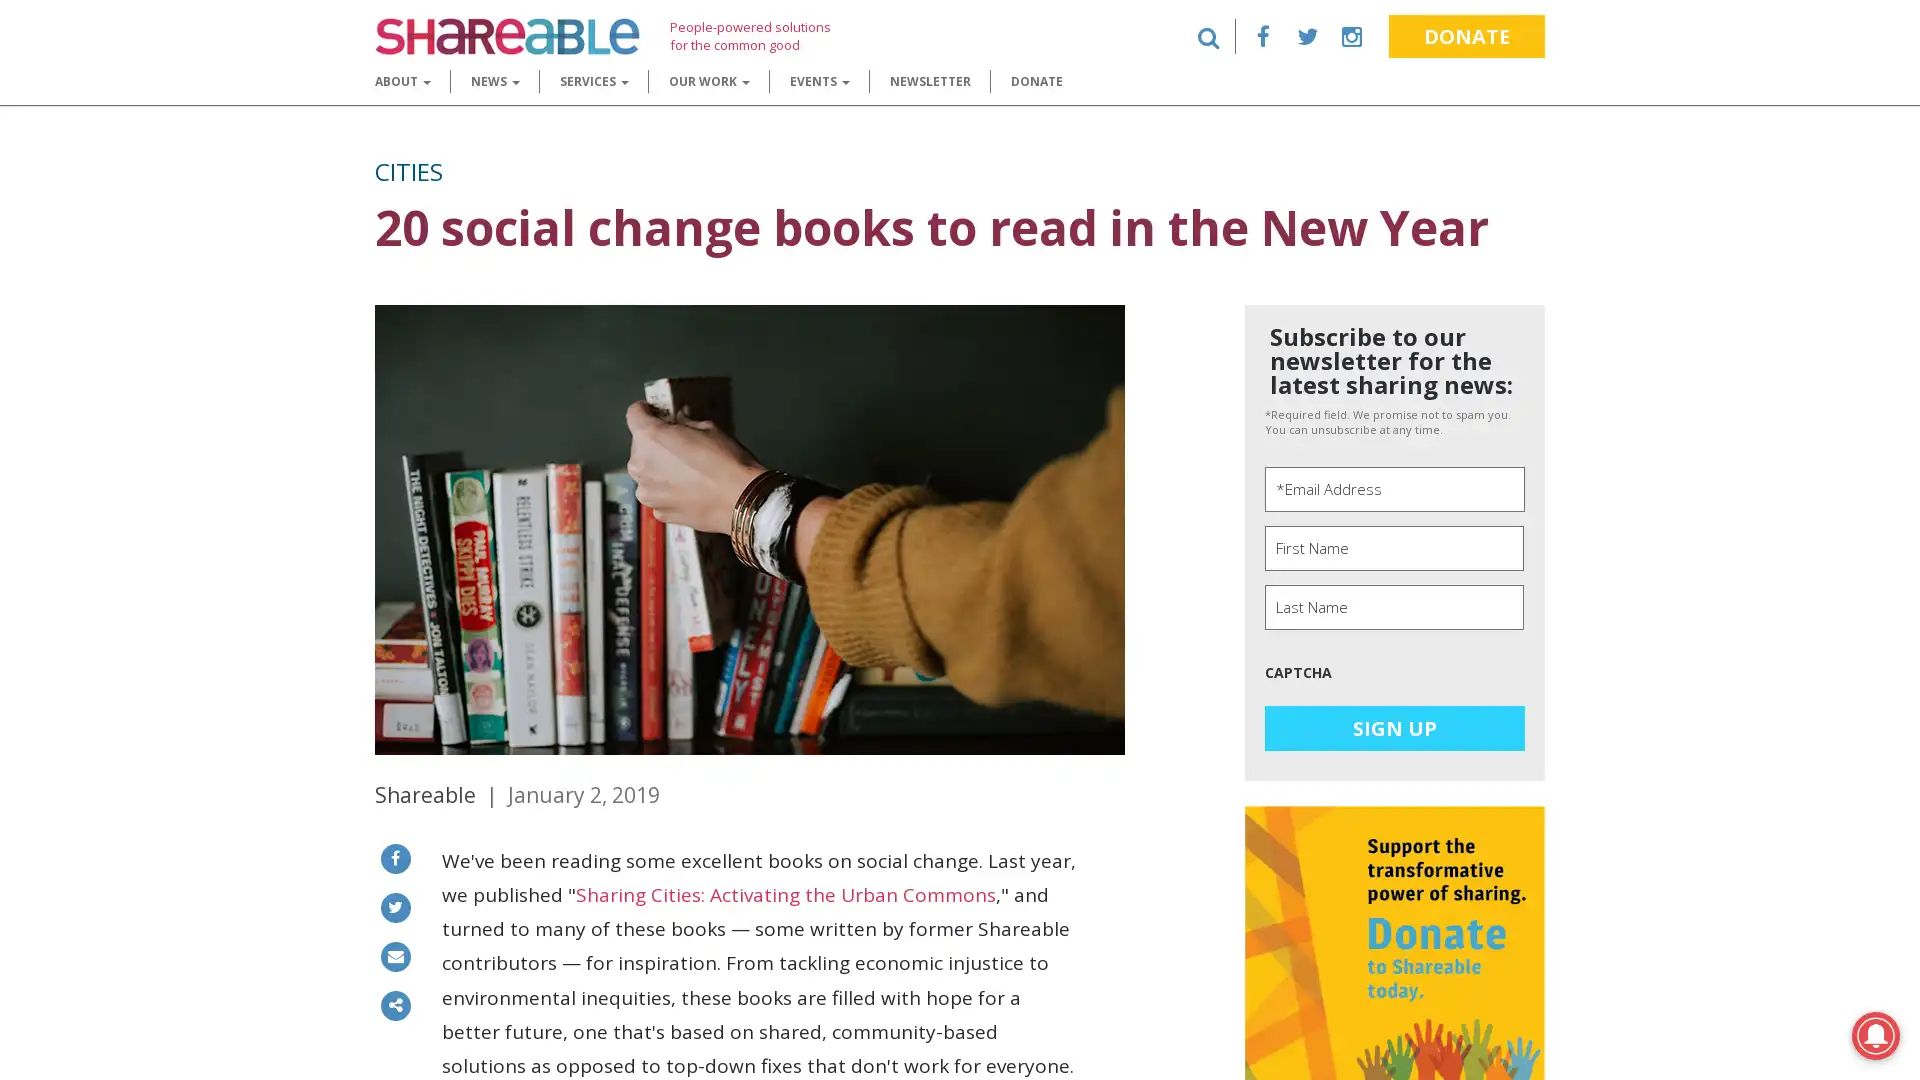 This screenshot has width=1920, height=1080. I want to click on Menu Close, so click(24, 31).